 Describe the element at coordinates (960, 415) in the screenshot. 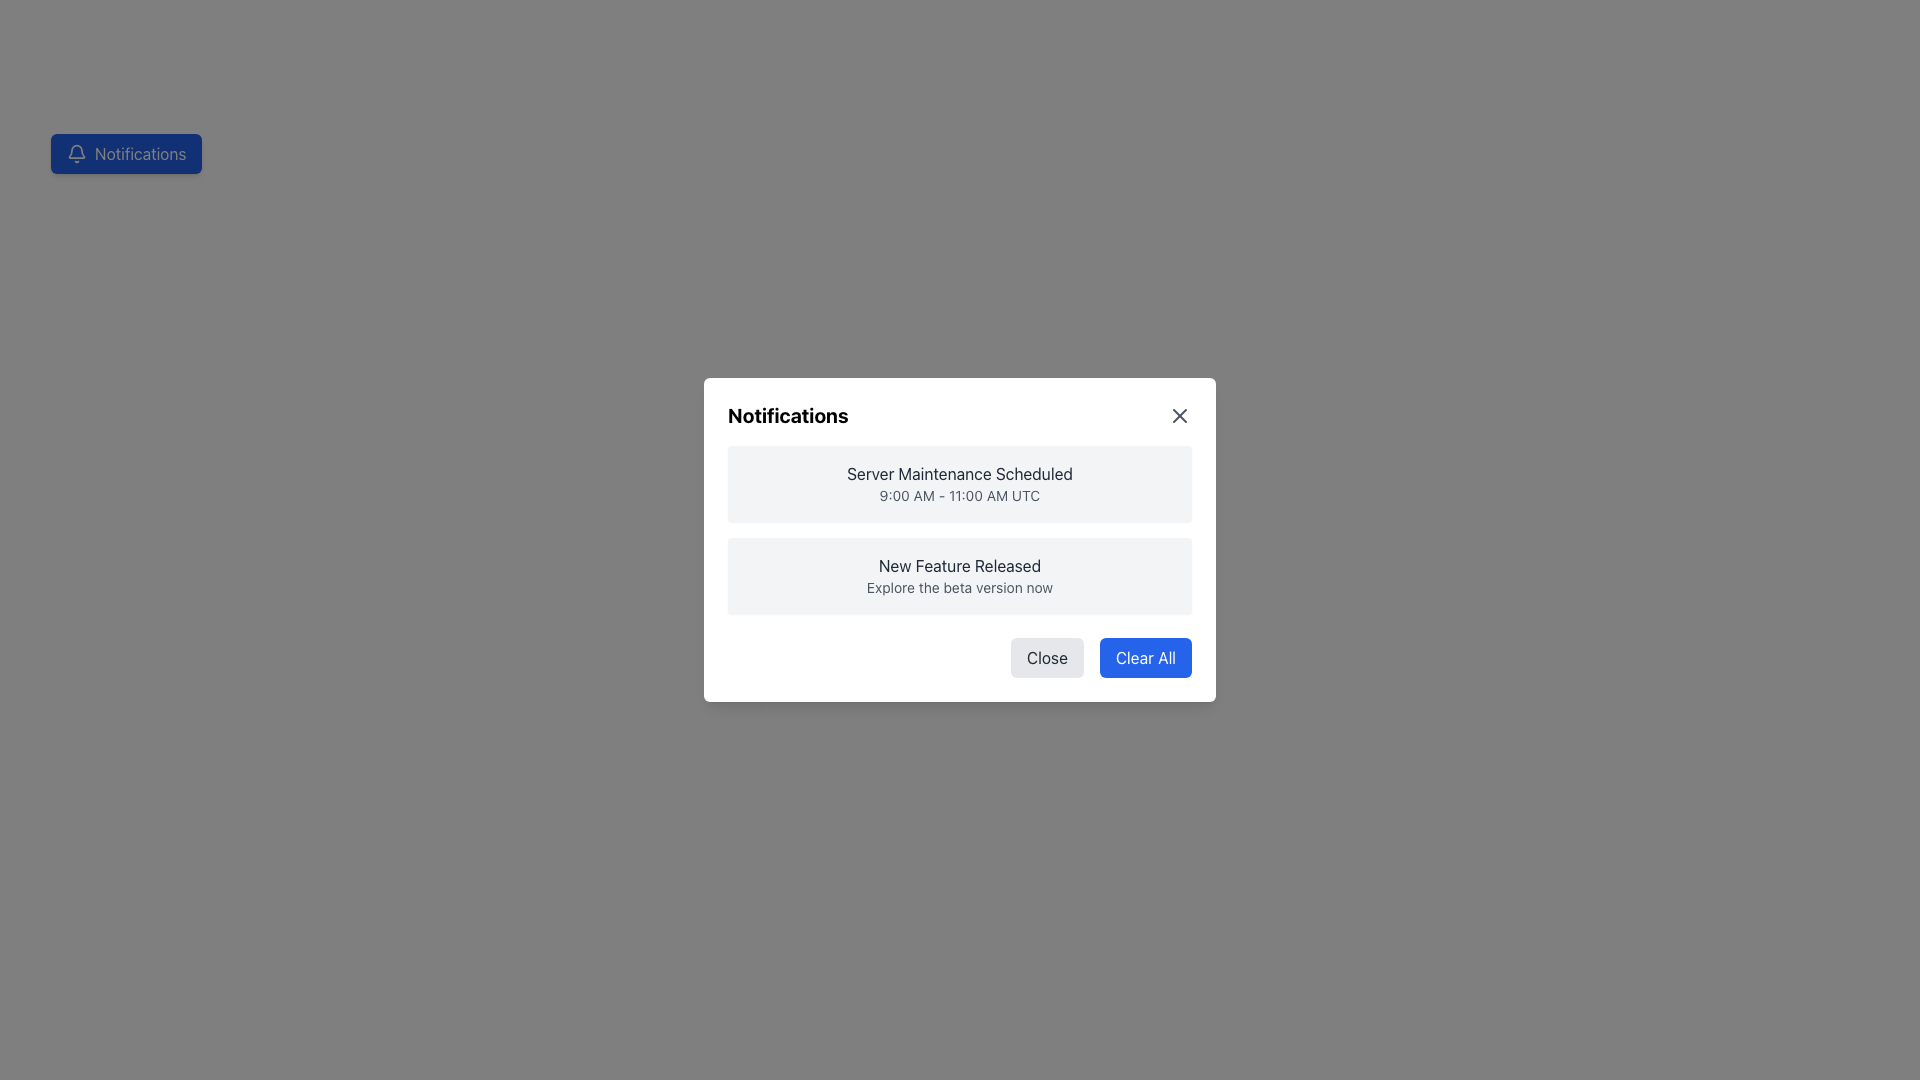

I see `title of the notification panel, which is displayed in bold as 'Notifications' at the top of the dialog box` at that location.